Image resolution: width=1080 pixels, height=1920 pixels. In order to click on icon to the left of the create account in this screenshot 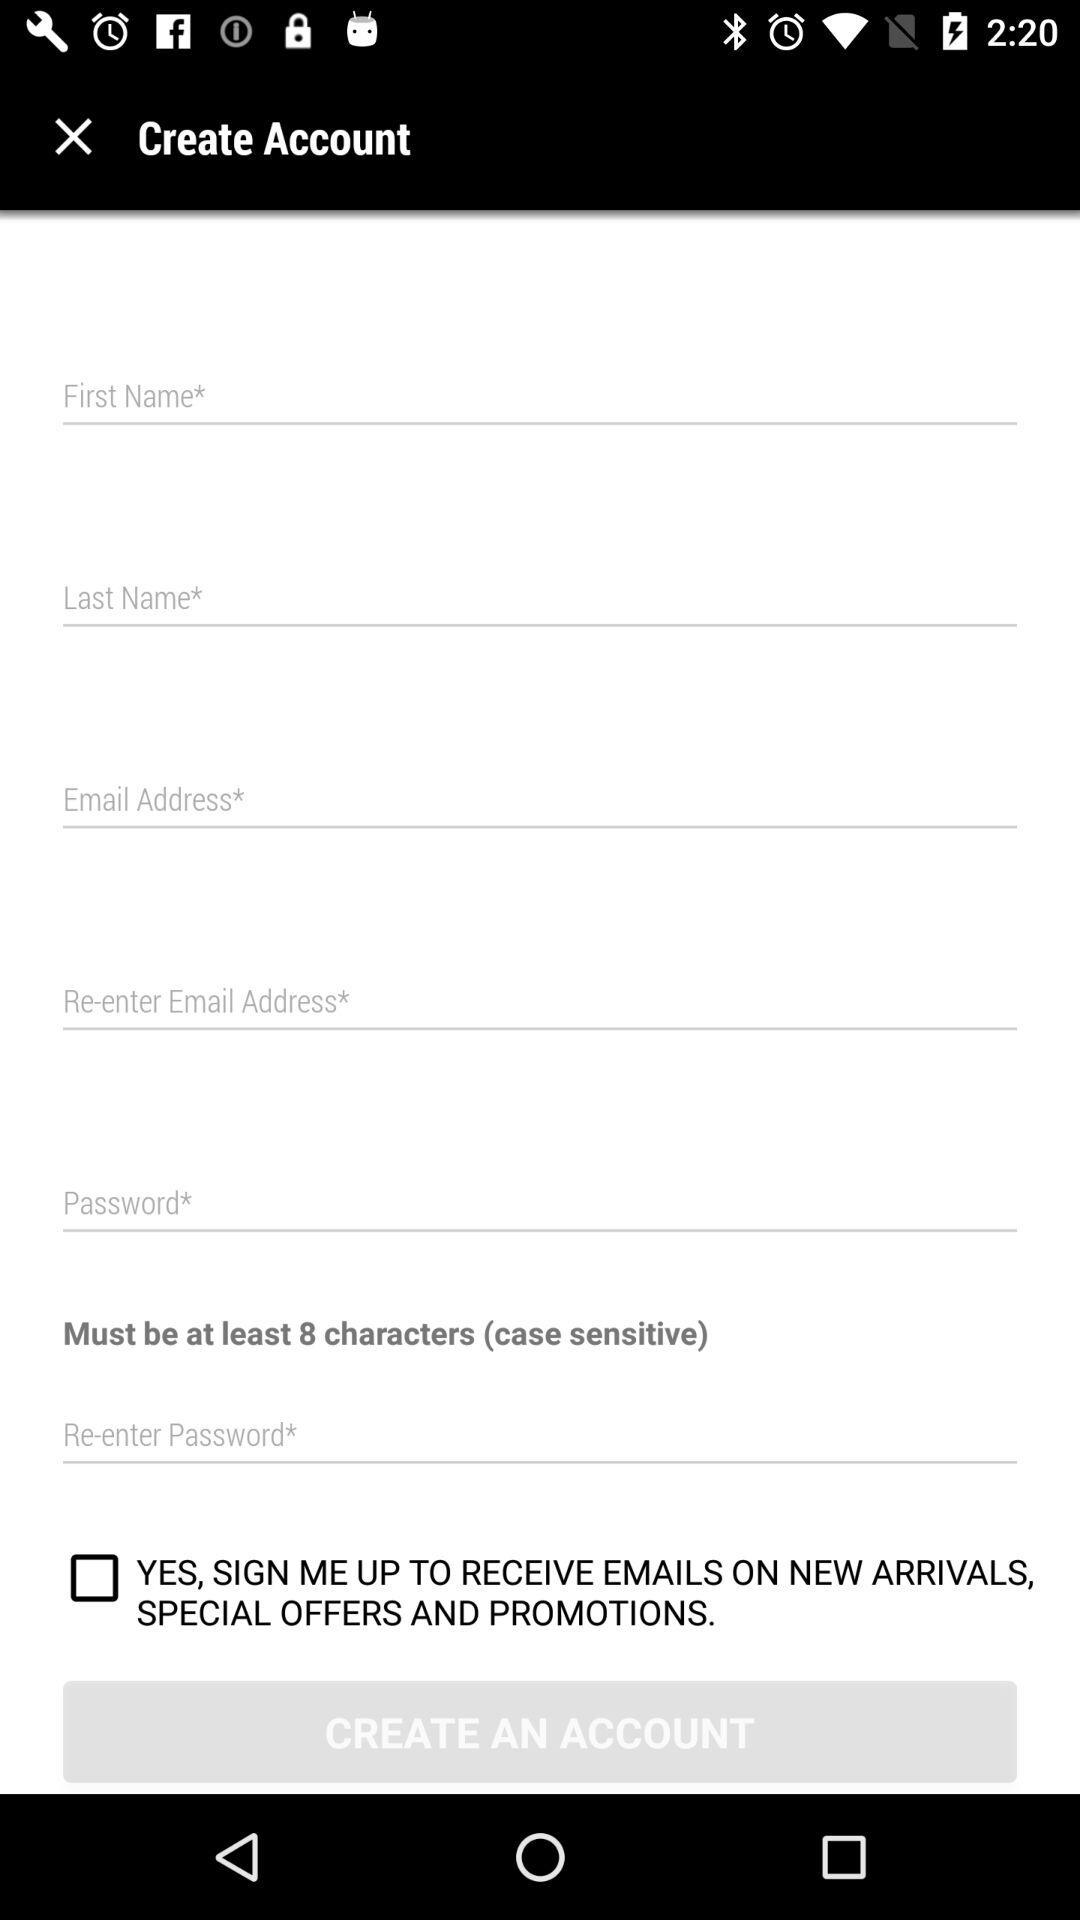, I will do `click(72, 135)`.